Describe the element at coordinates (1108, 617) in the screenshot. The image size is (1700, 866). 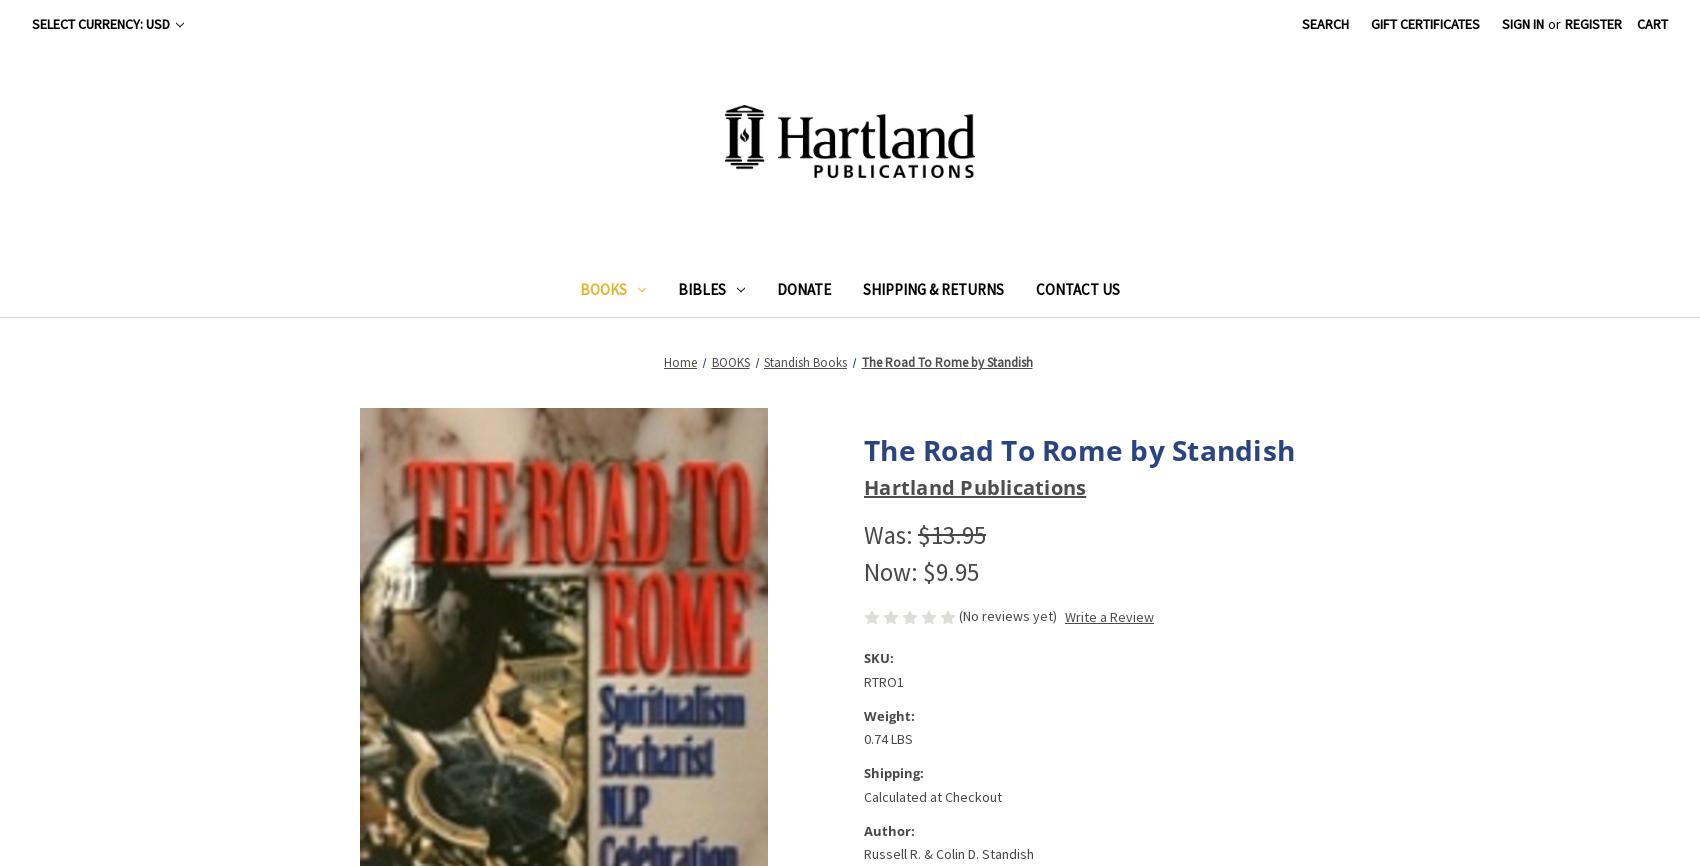
I see `'Write a Review'` at that location.